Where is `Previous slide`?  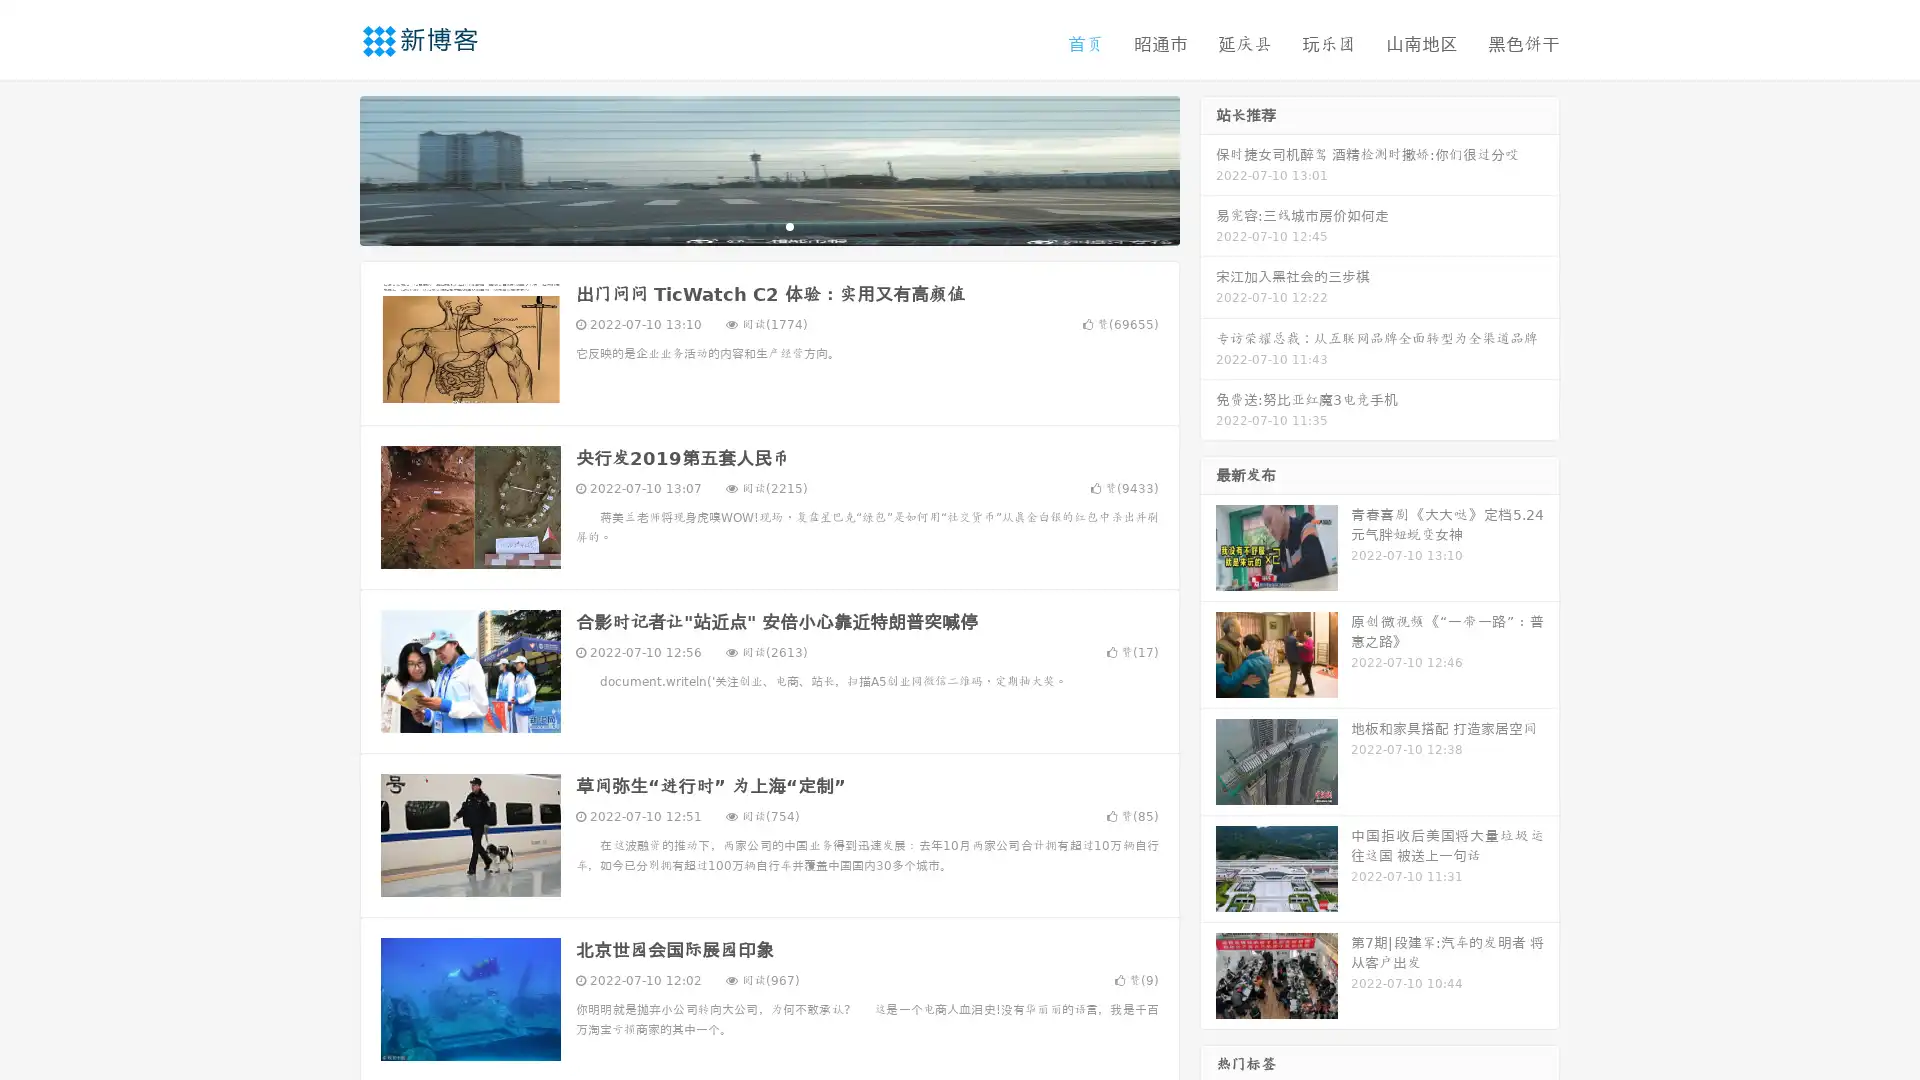 Previous slide is located at coordinates (330, 168).